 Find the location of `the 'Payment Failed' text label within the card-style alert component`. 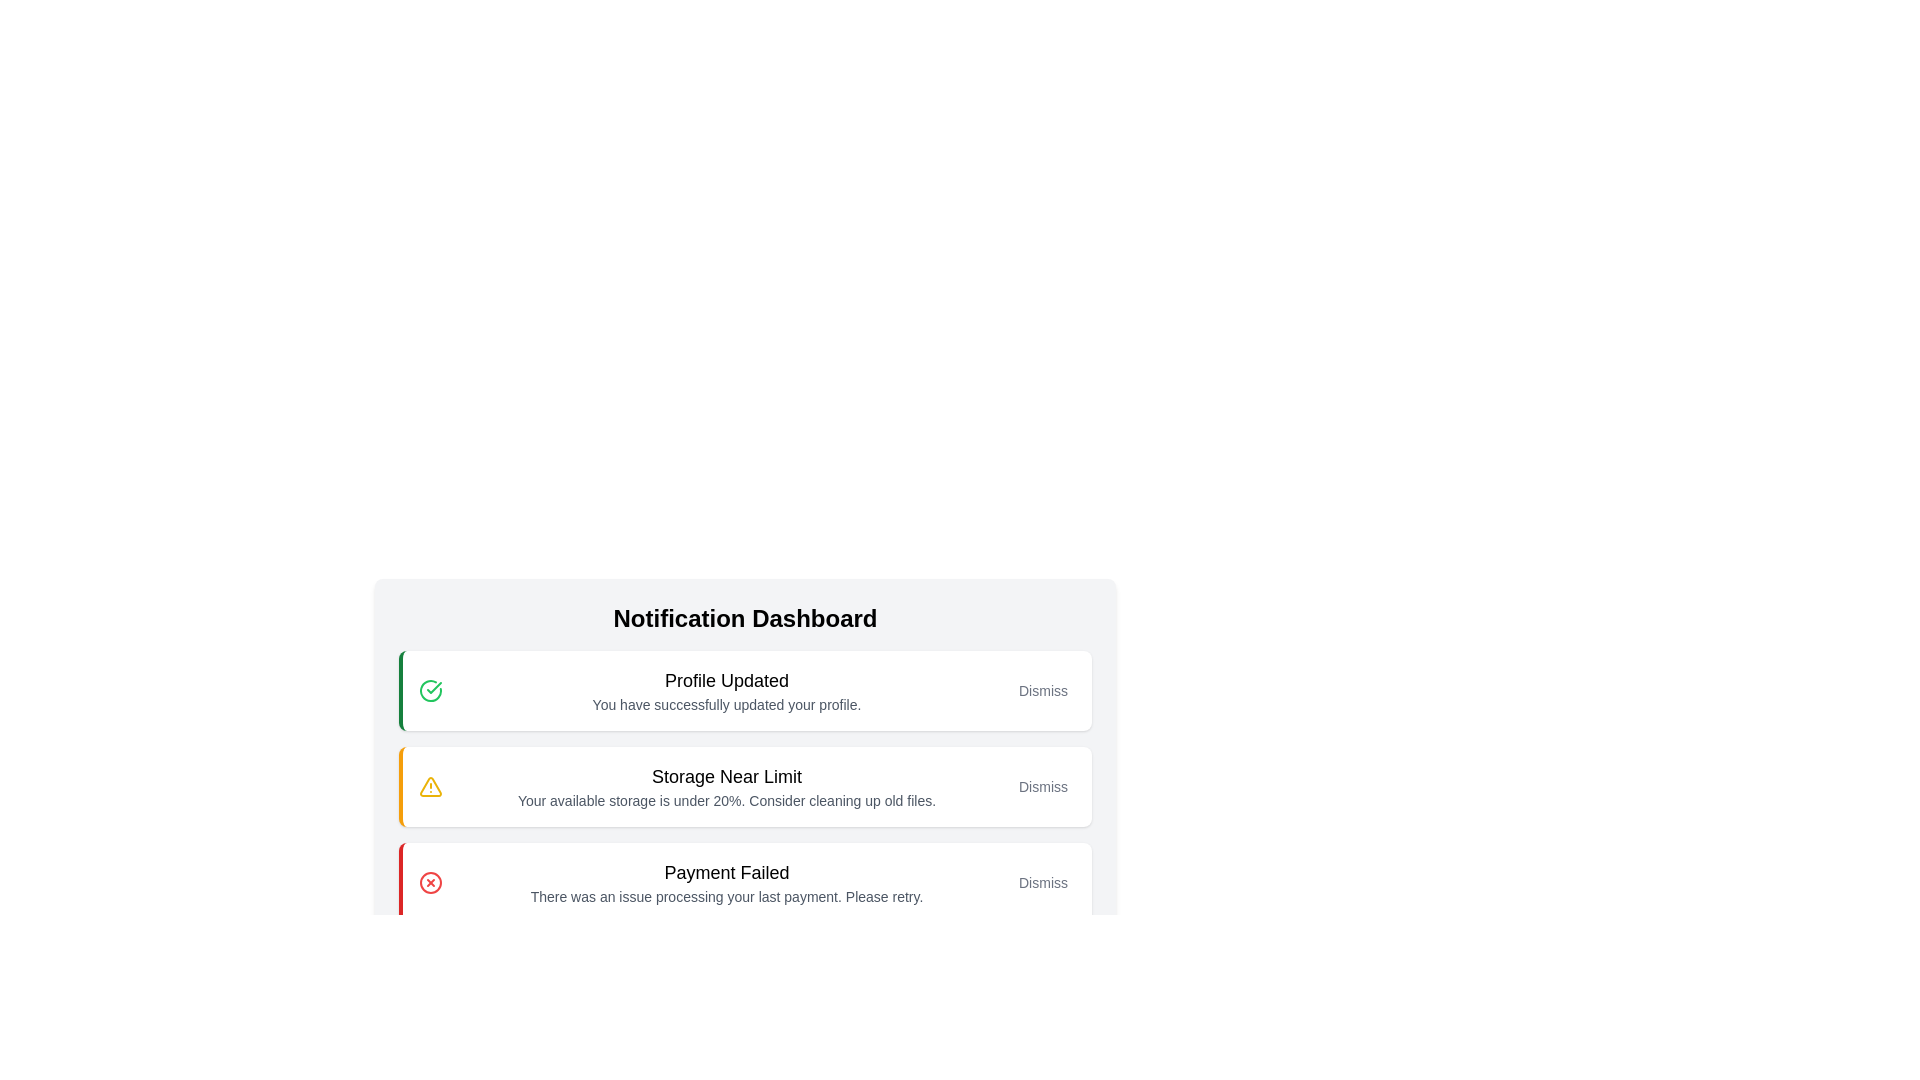

the 'Payment Failed' text label within the card-style alert component is located at coordinates (725, 882).